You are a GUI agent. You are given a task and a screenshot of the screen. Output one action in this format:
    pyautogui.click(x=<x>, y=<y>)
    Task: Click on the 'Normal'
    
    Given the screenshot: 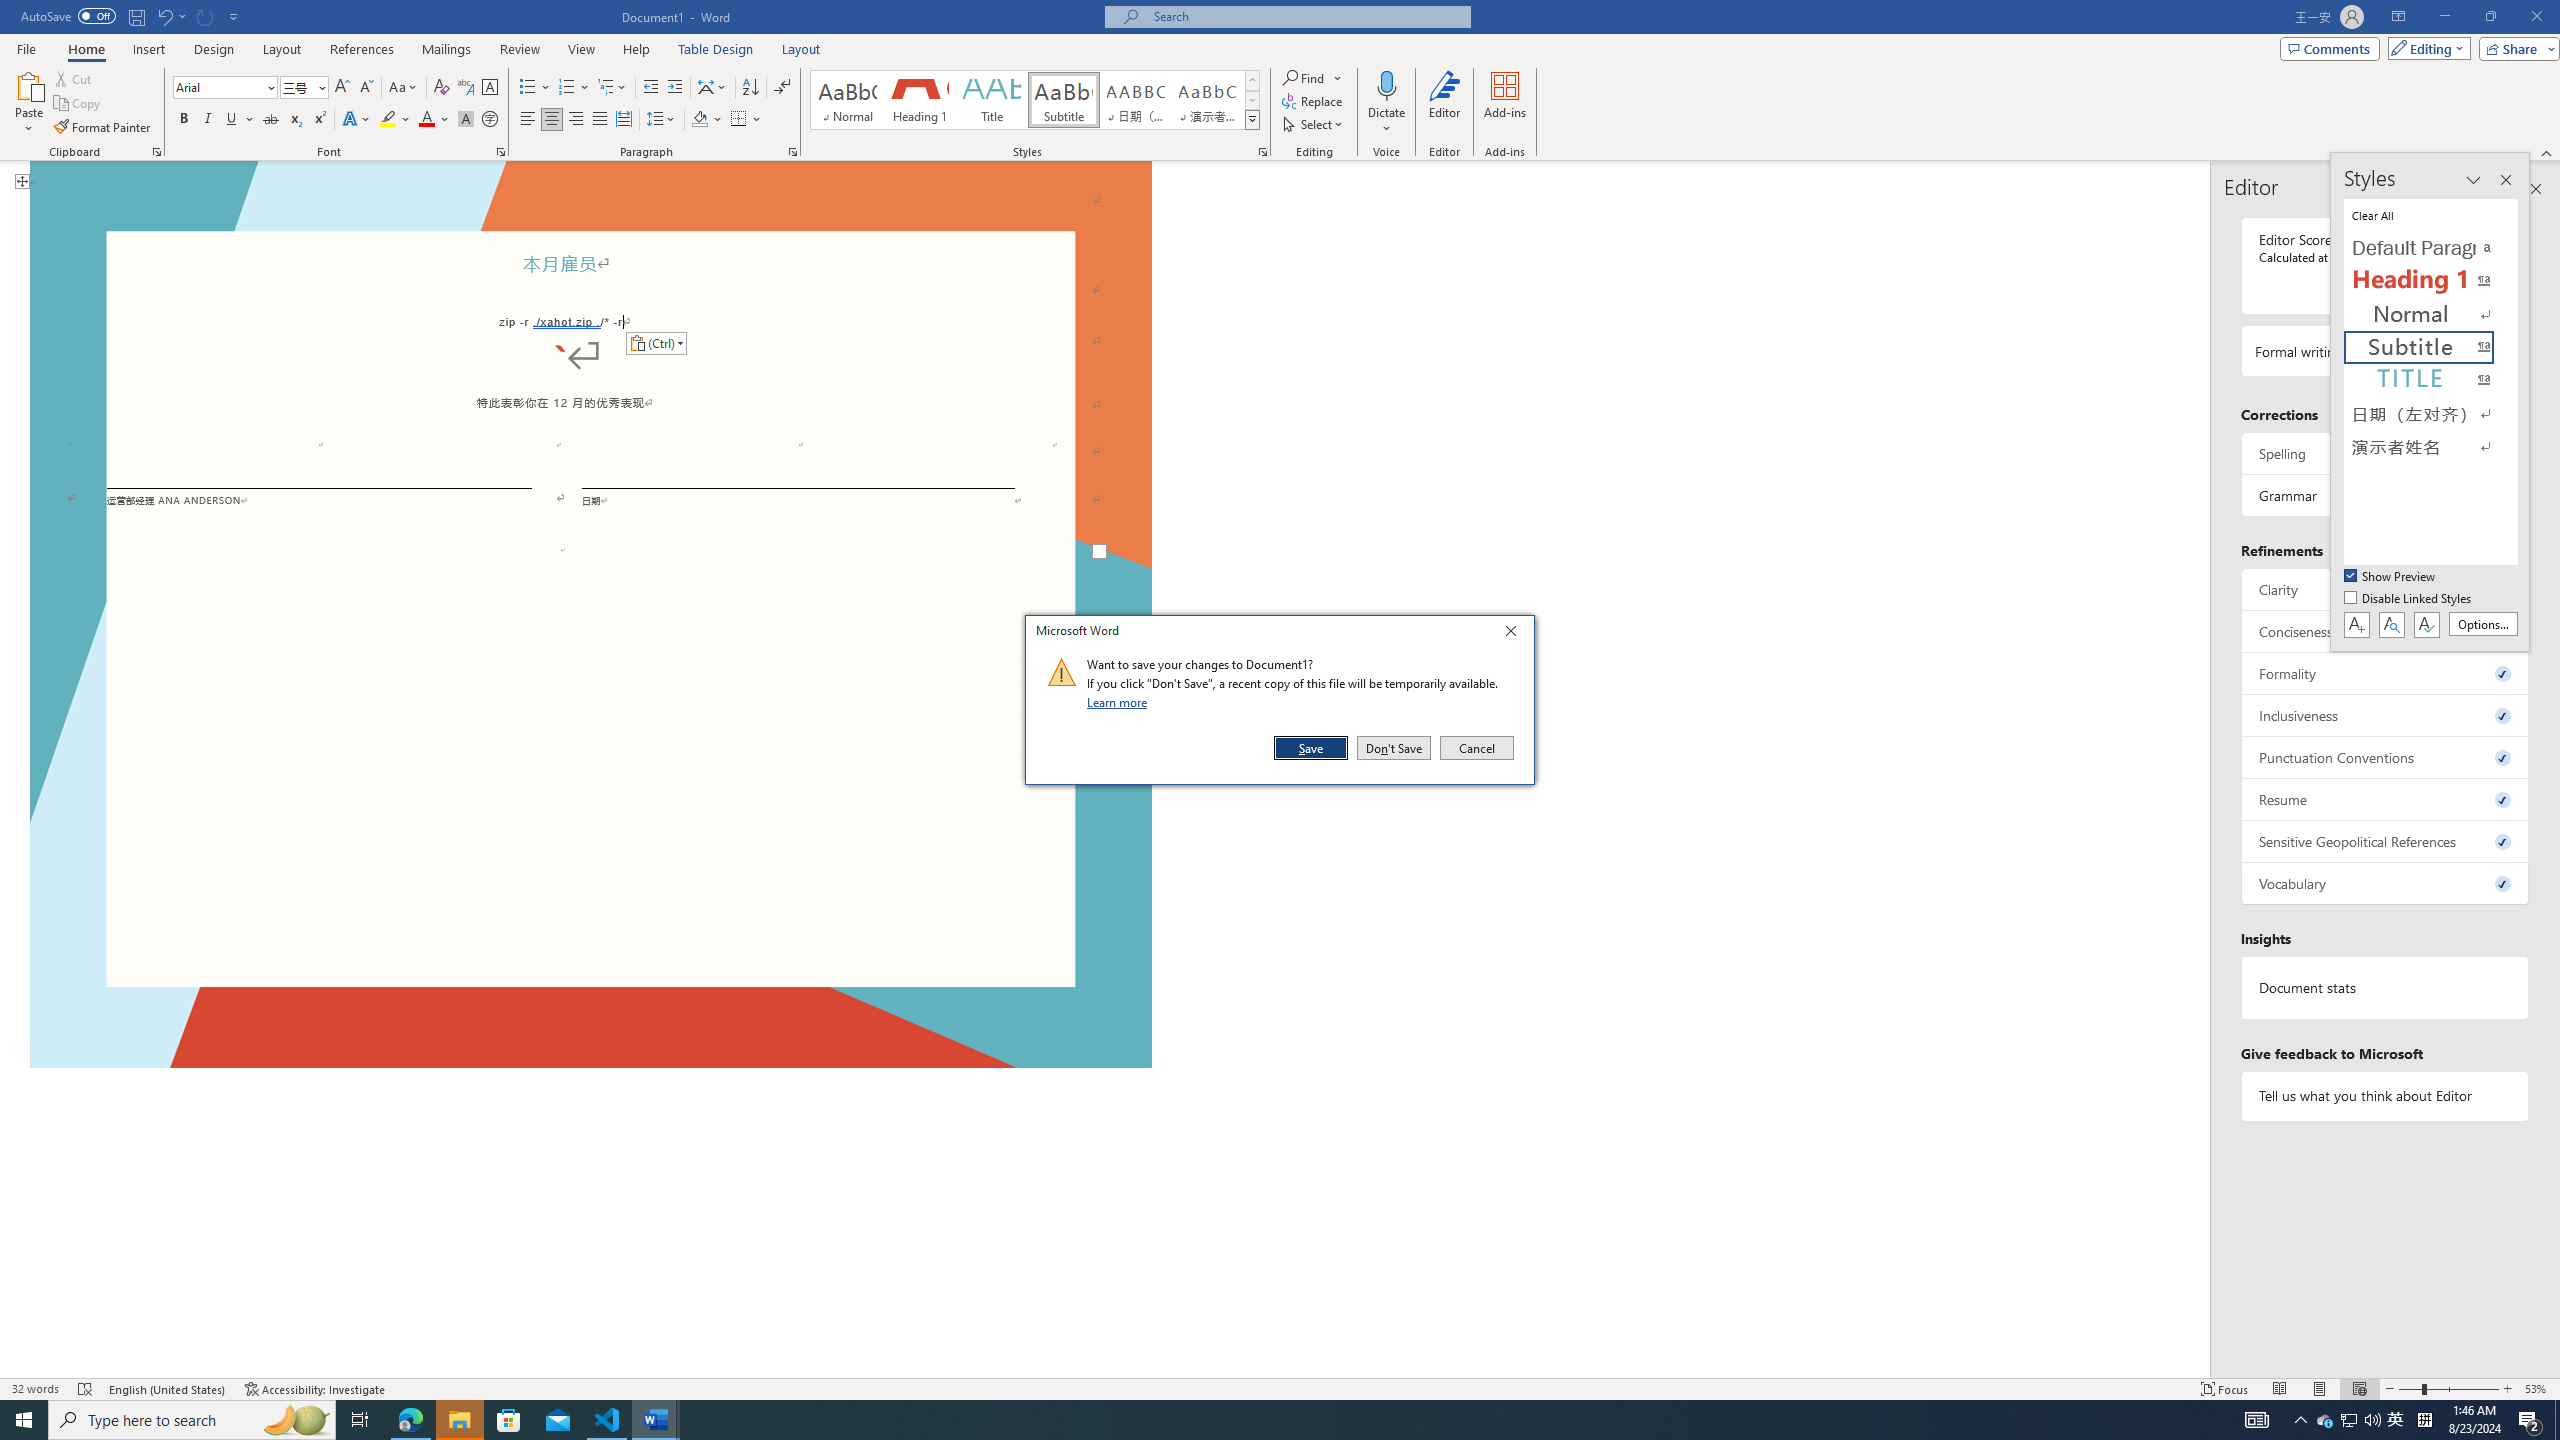 What is the action you would take?
    pyautogui.click(x=2431, y=314)
    